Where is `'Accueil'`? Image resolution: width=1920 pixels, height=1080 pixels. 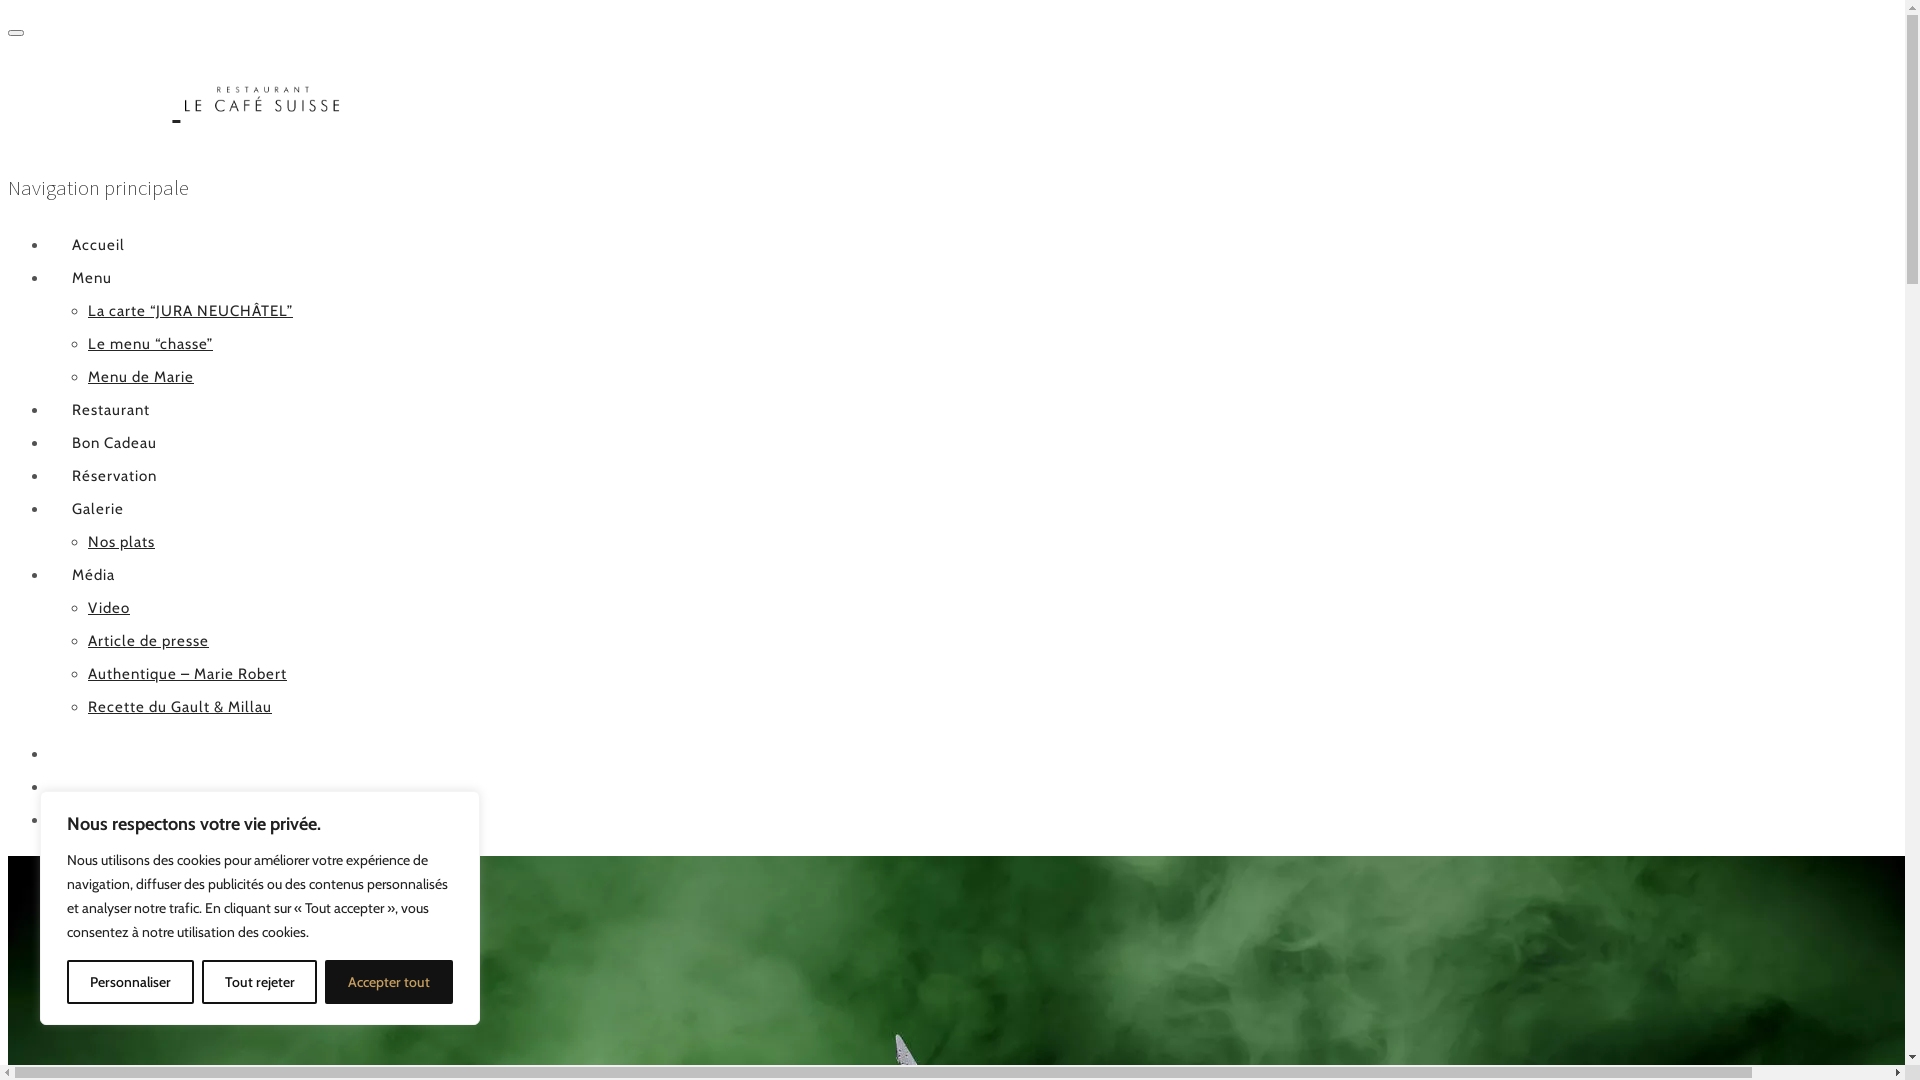 'Accueil' is located at coordinates (48, 244).